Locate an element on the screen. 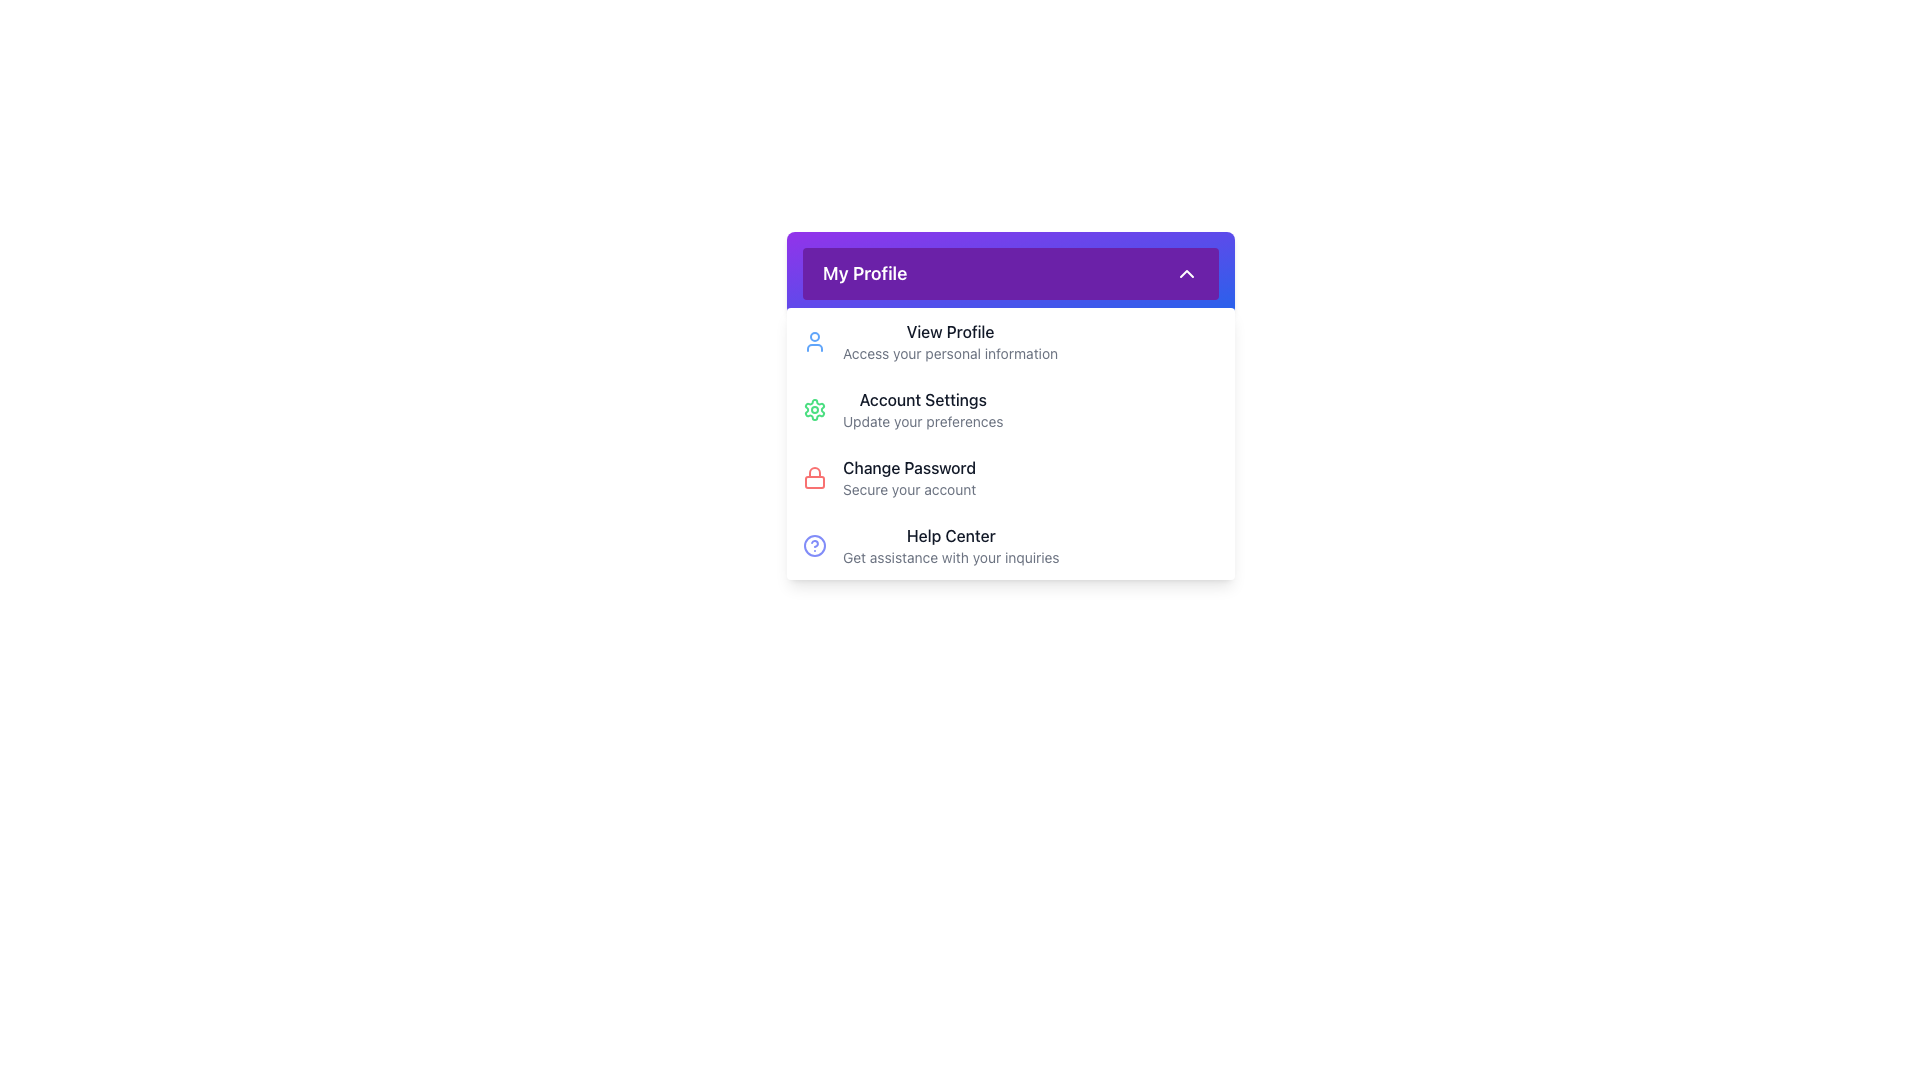 This screenshot has width=1920, height=1080. the 'Change Password' menu item within the dropdown under 'My Profile' is located at coordinates (908, 478).